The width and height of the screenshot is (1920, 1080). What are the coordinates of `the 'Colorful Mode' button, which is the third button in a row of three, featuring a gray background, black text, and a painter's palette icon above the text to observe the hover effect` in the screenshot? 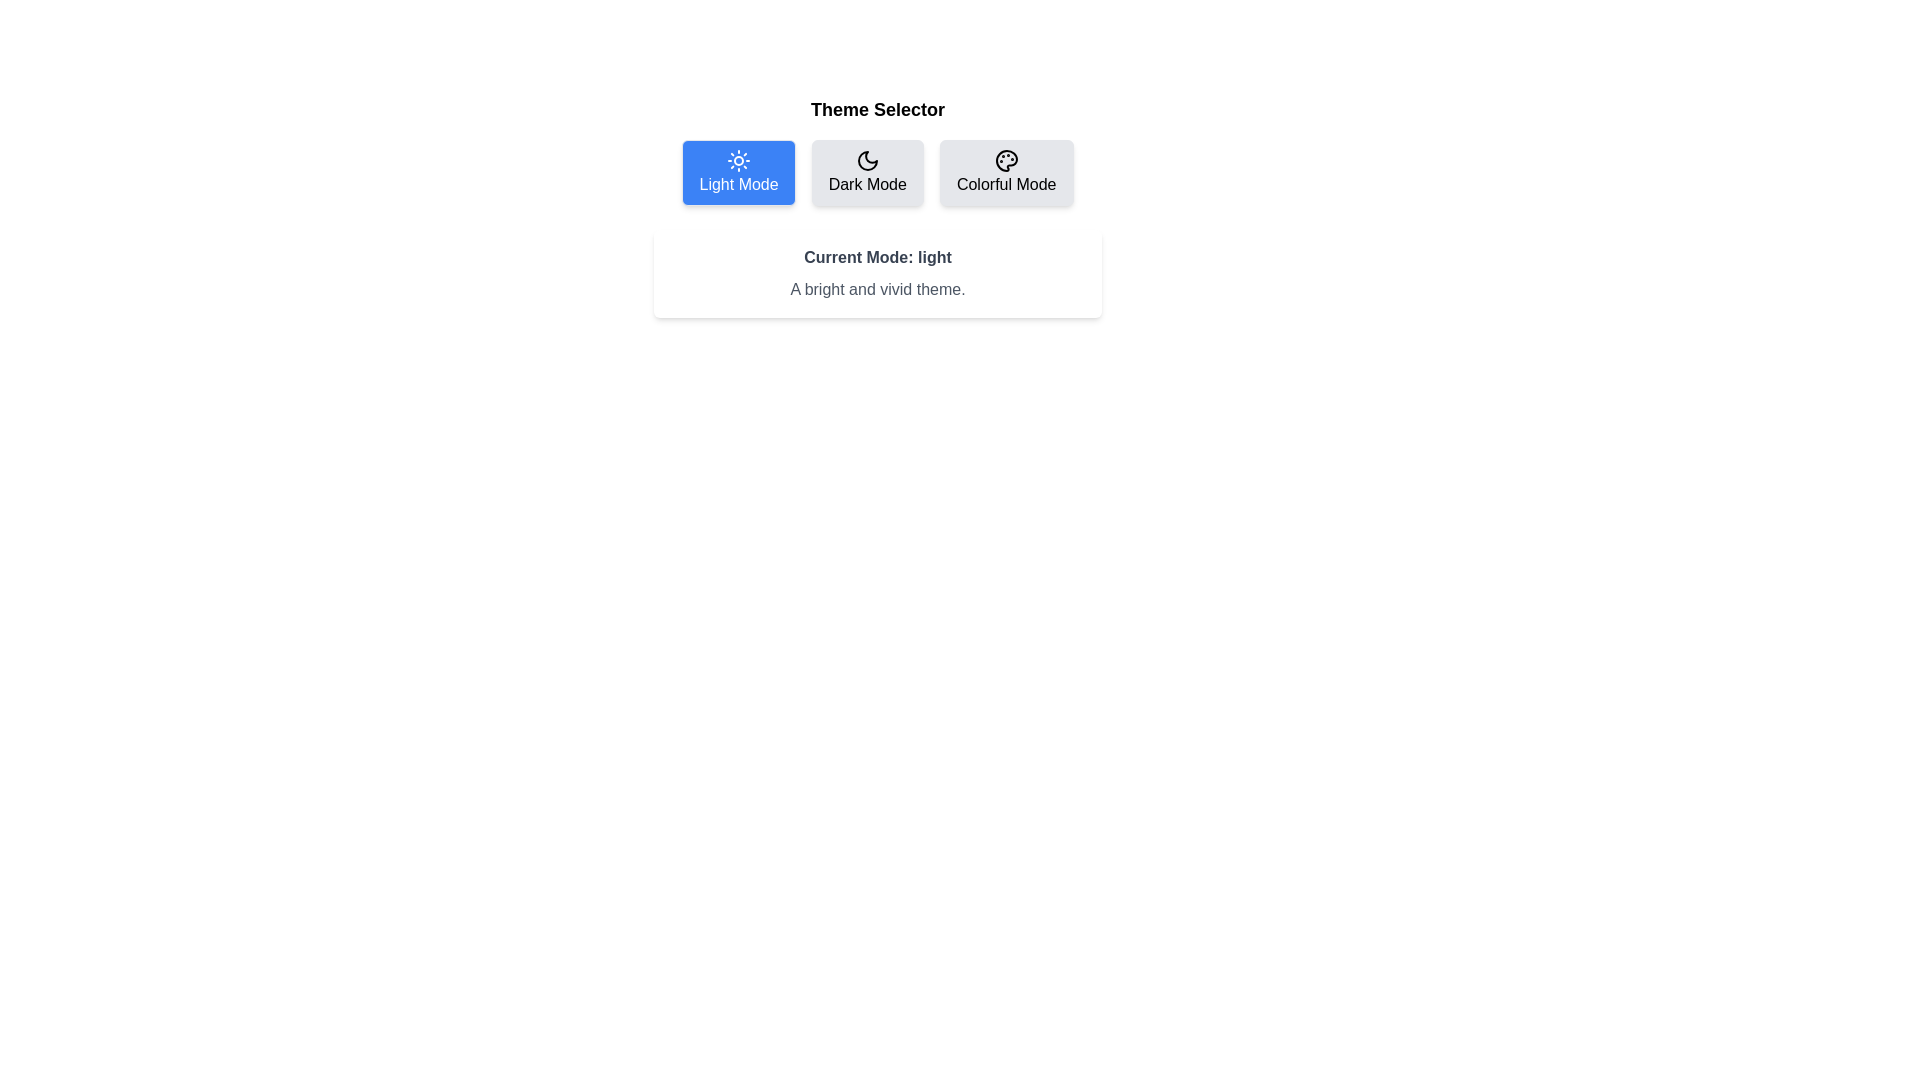 It's located at (1006, 172).